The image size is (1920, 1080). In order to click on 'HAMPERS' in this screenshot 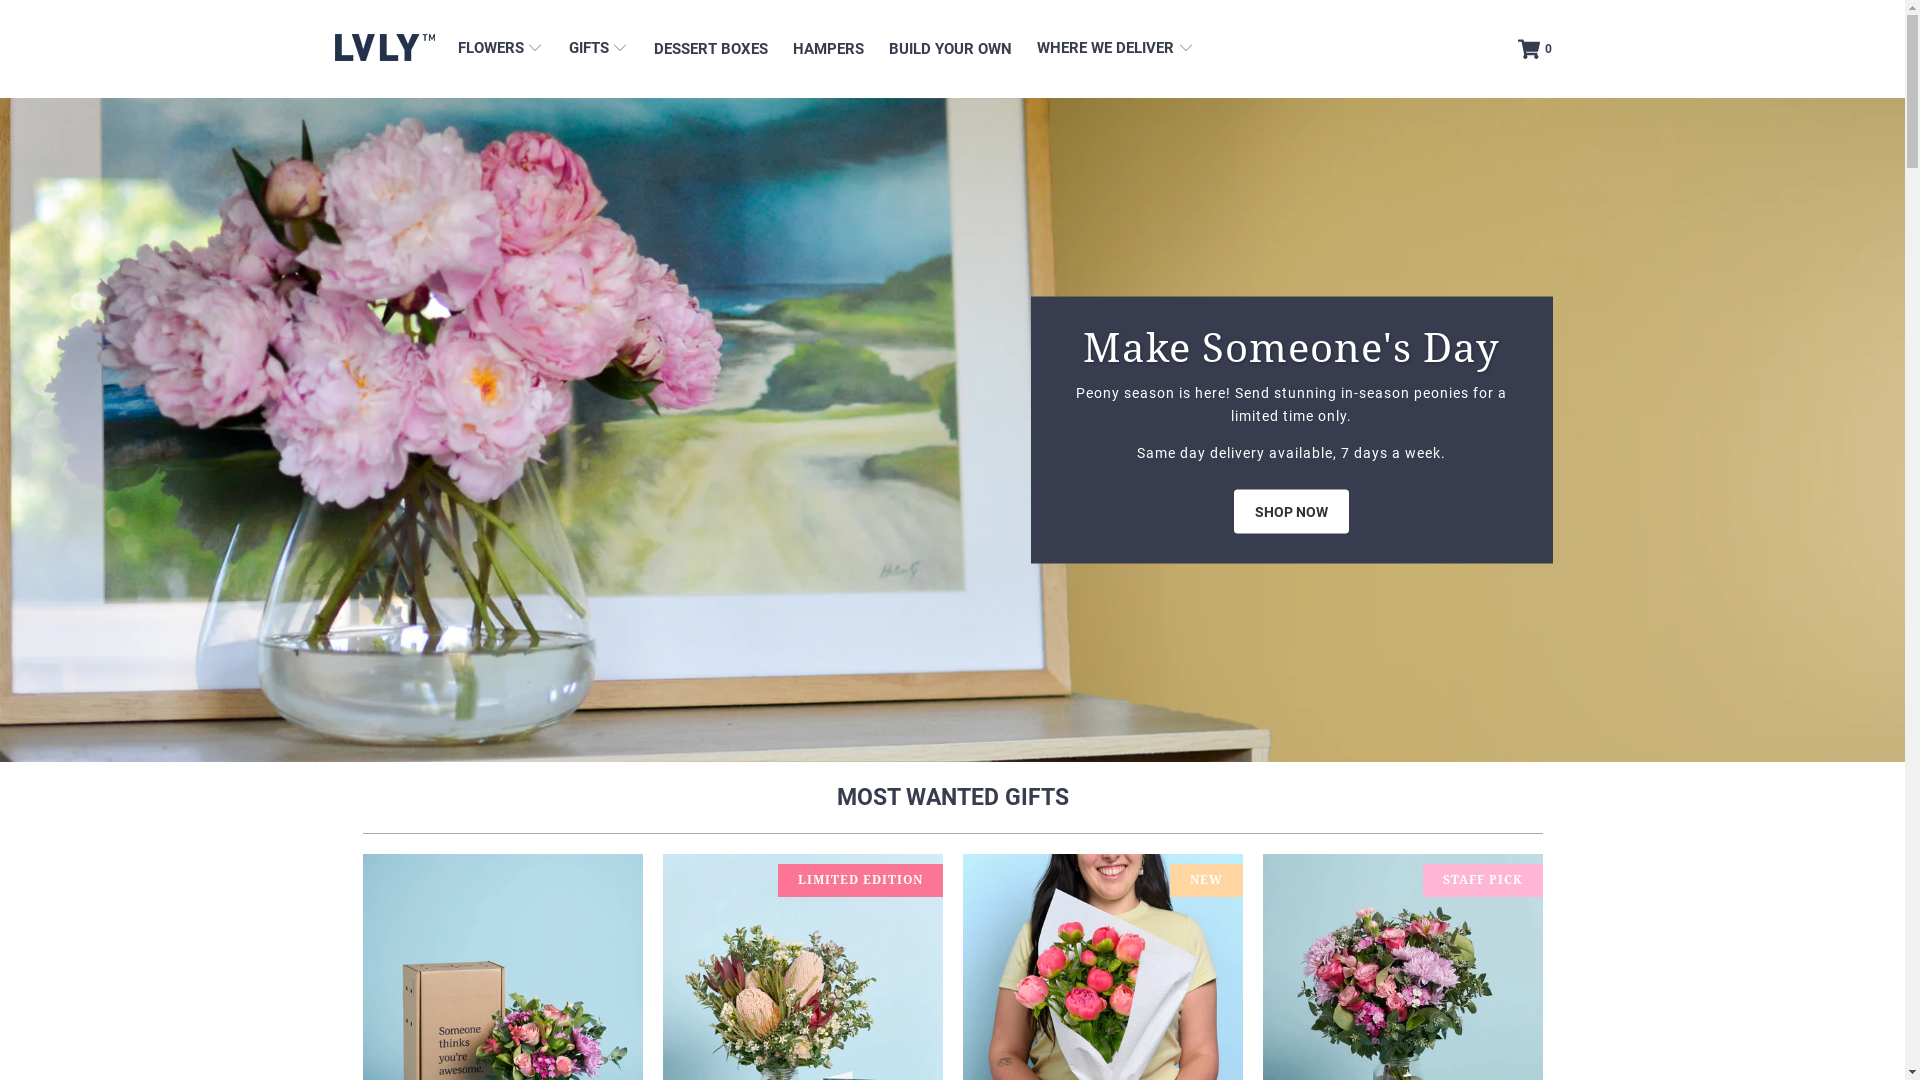, I will do `click(791, 48)`.